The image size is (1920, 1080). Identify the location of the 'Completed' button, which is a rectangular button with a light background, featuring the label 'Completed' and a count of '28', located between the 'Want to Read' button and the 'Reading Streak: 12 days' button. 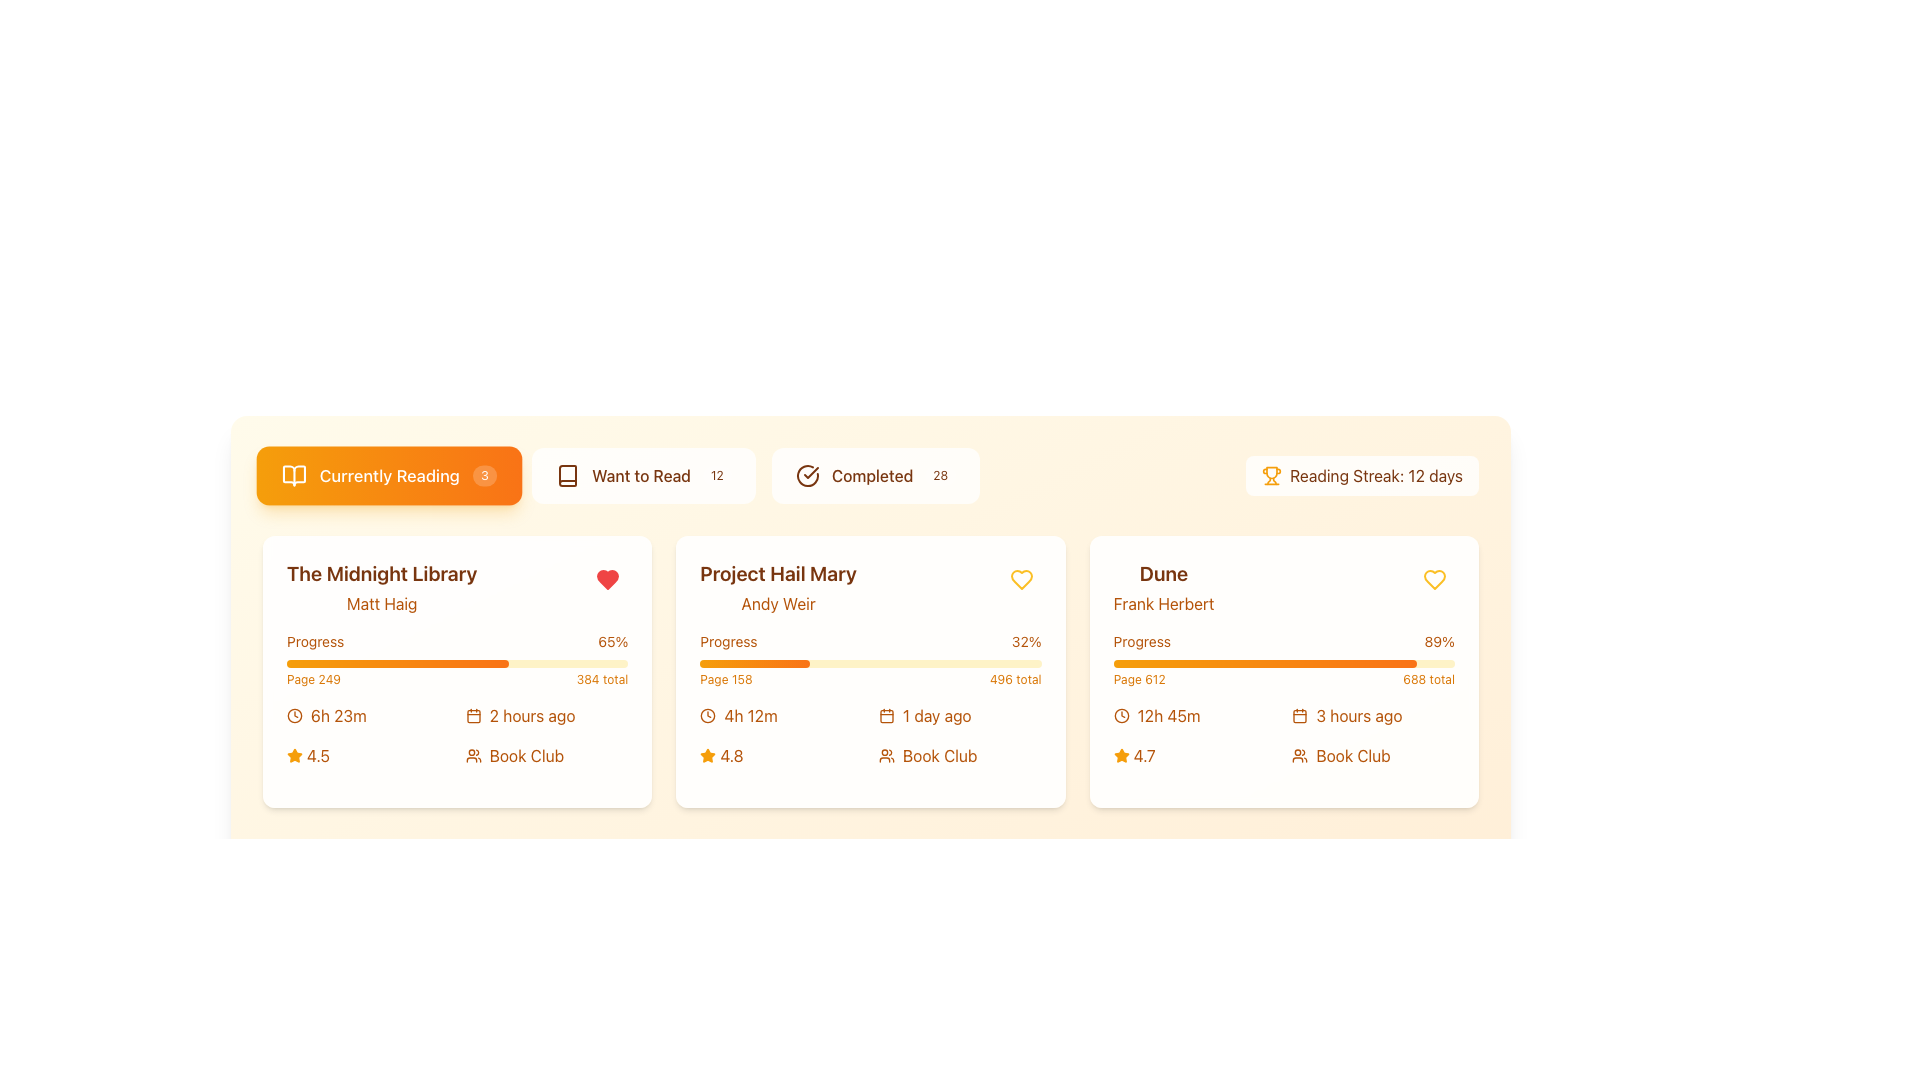
(875, 475).